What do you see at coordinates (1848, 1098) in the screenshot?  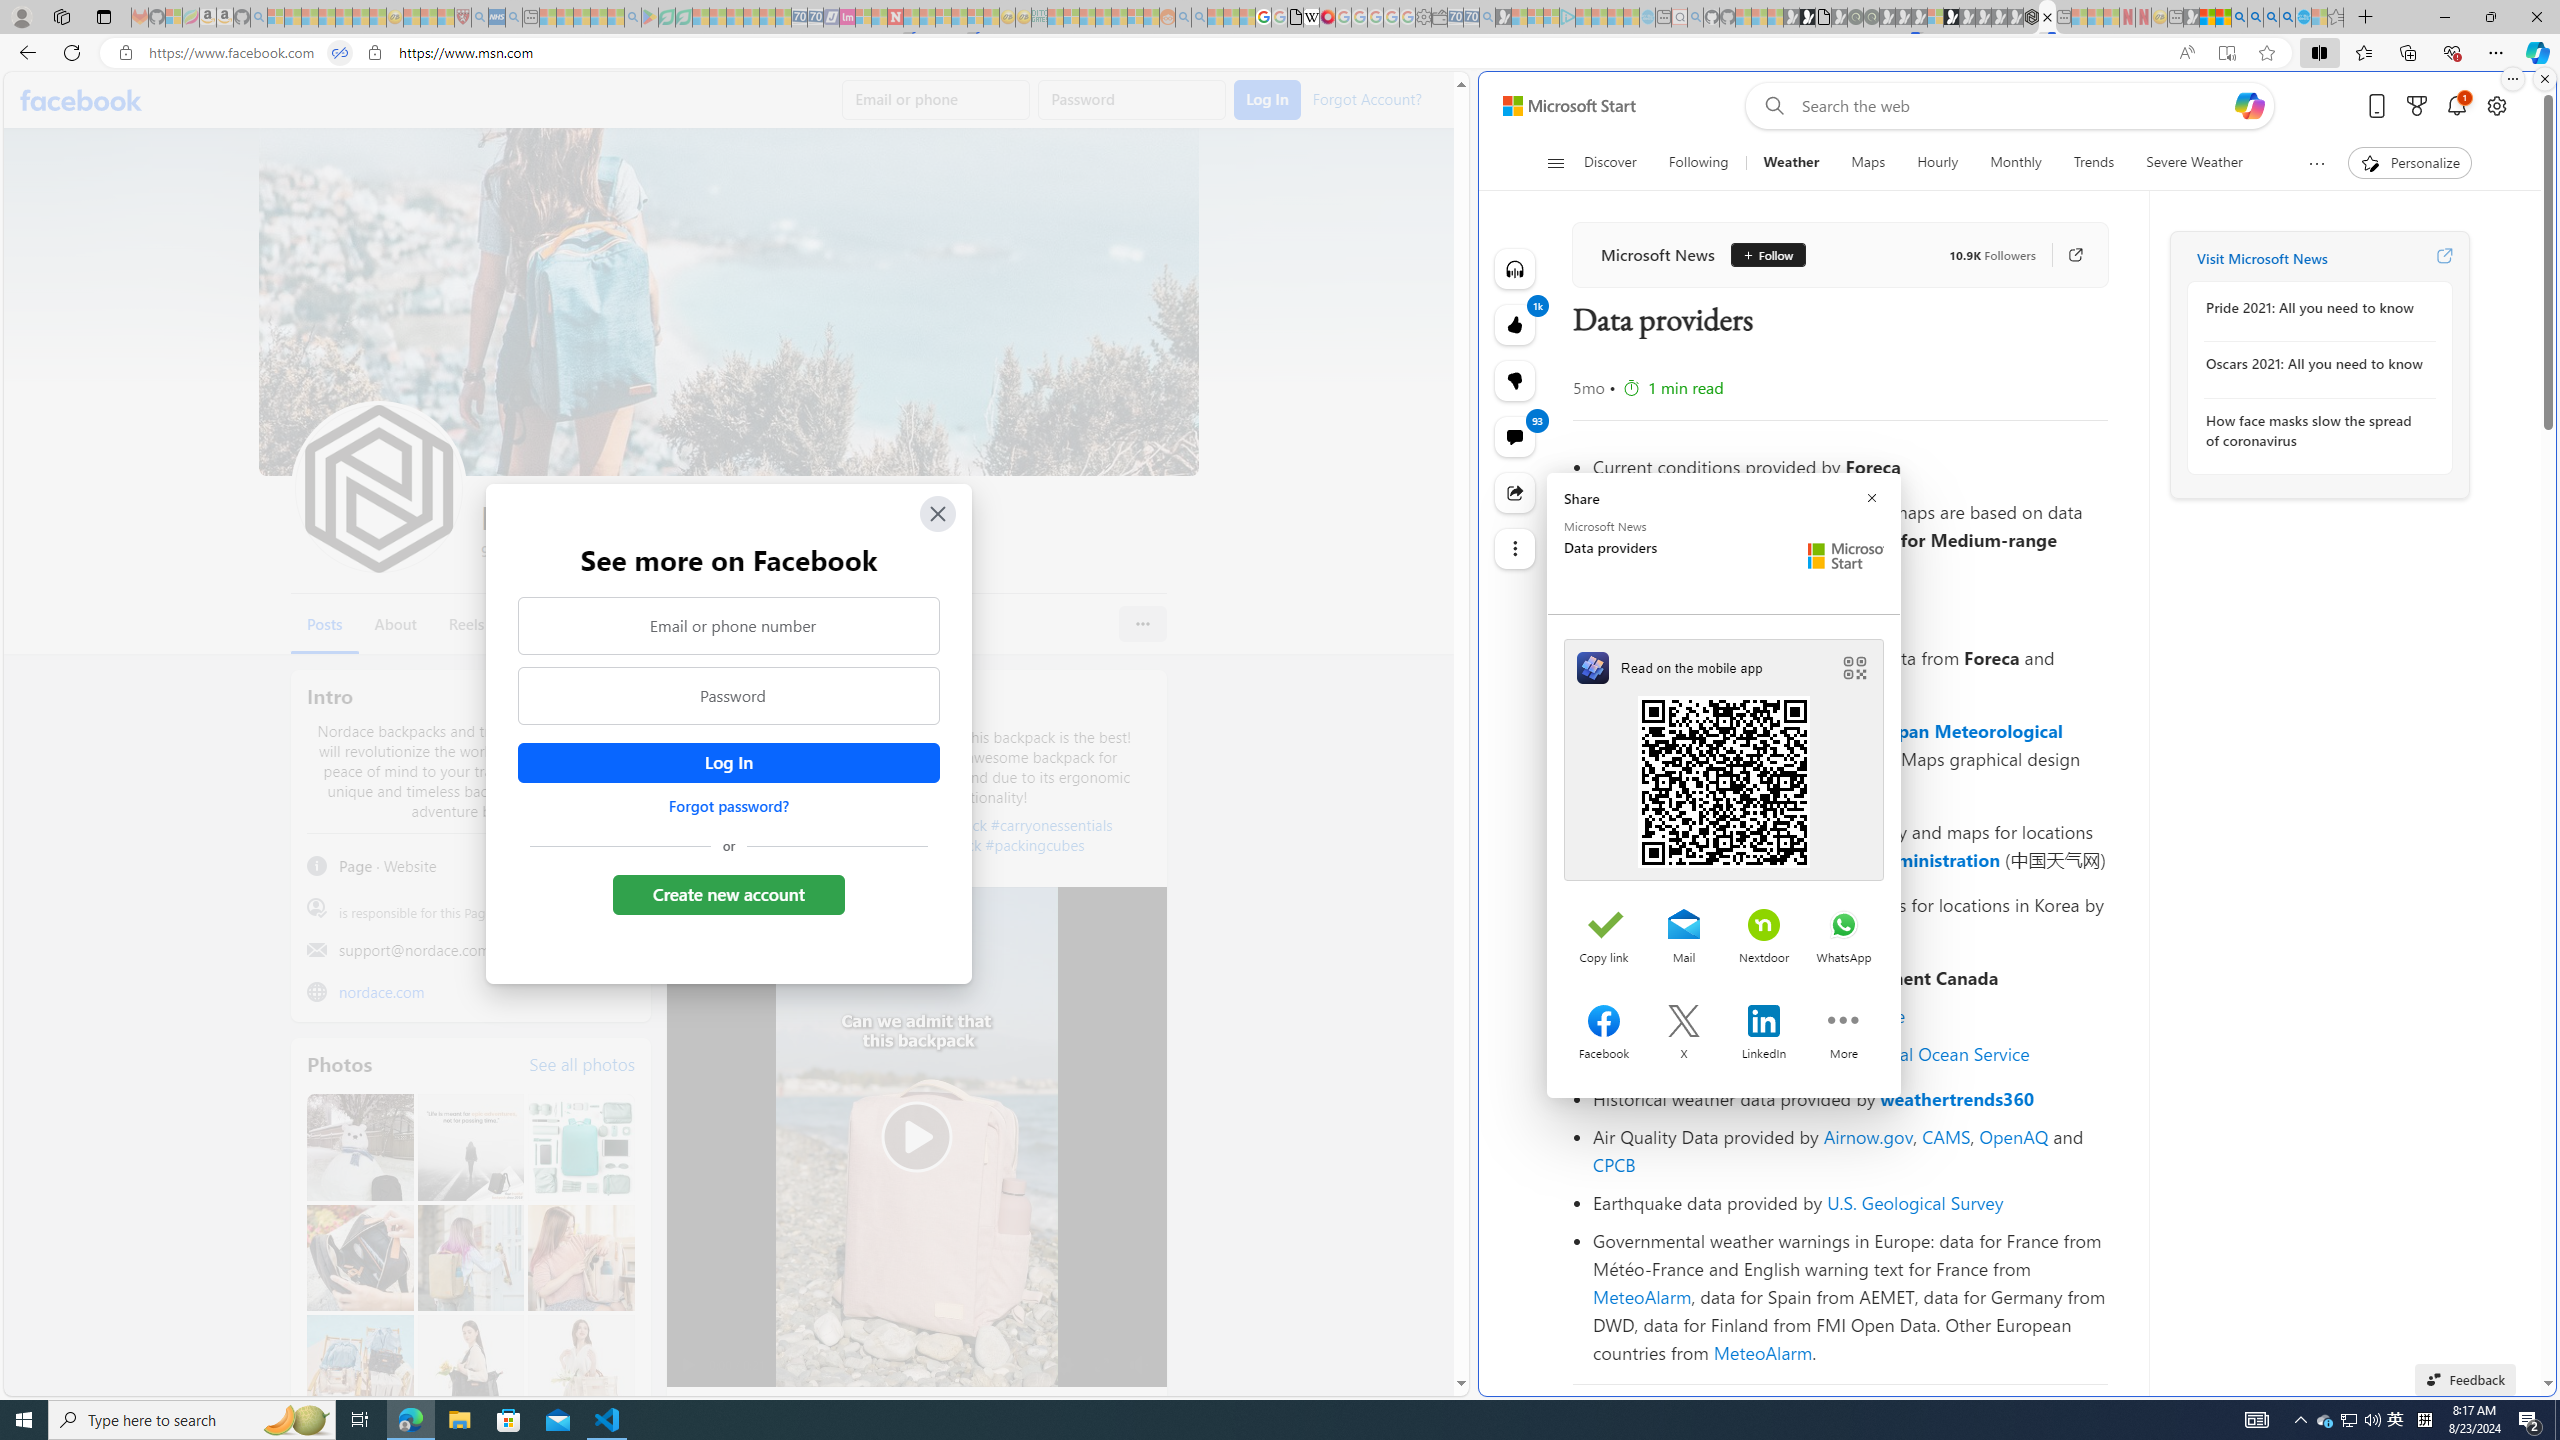 I see `'Historical weather data provided by weathertrends360'` at bounding box center [1848, 1098].